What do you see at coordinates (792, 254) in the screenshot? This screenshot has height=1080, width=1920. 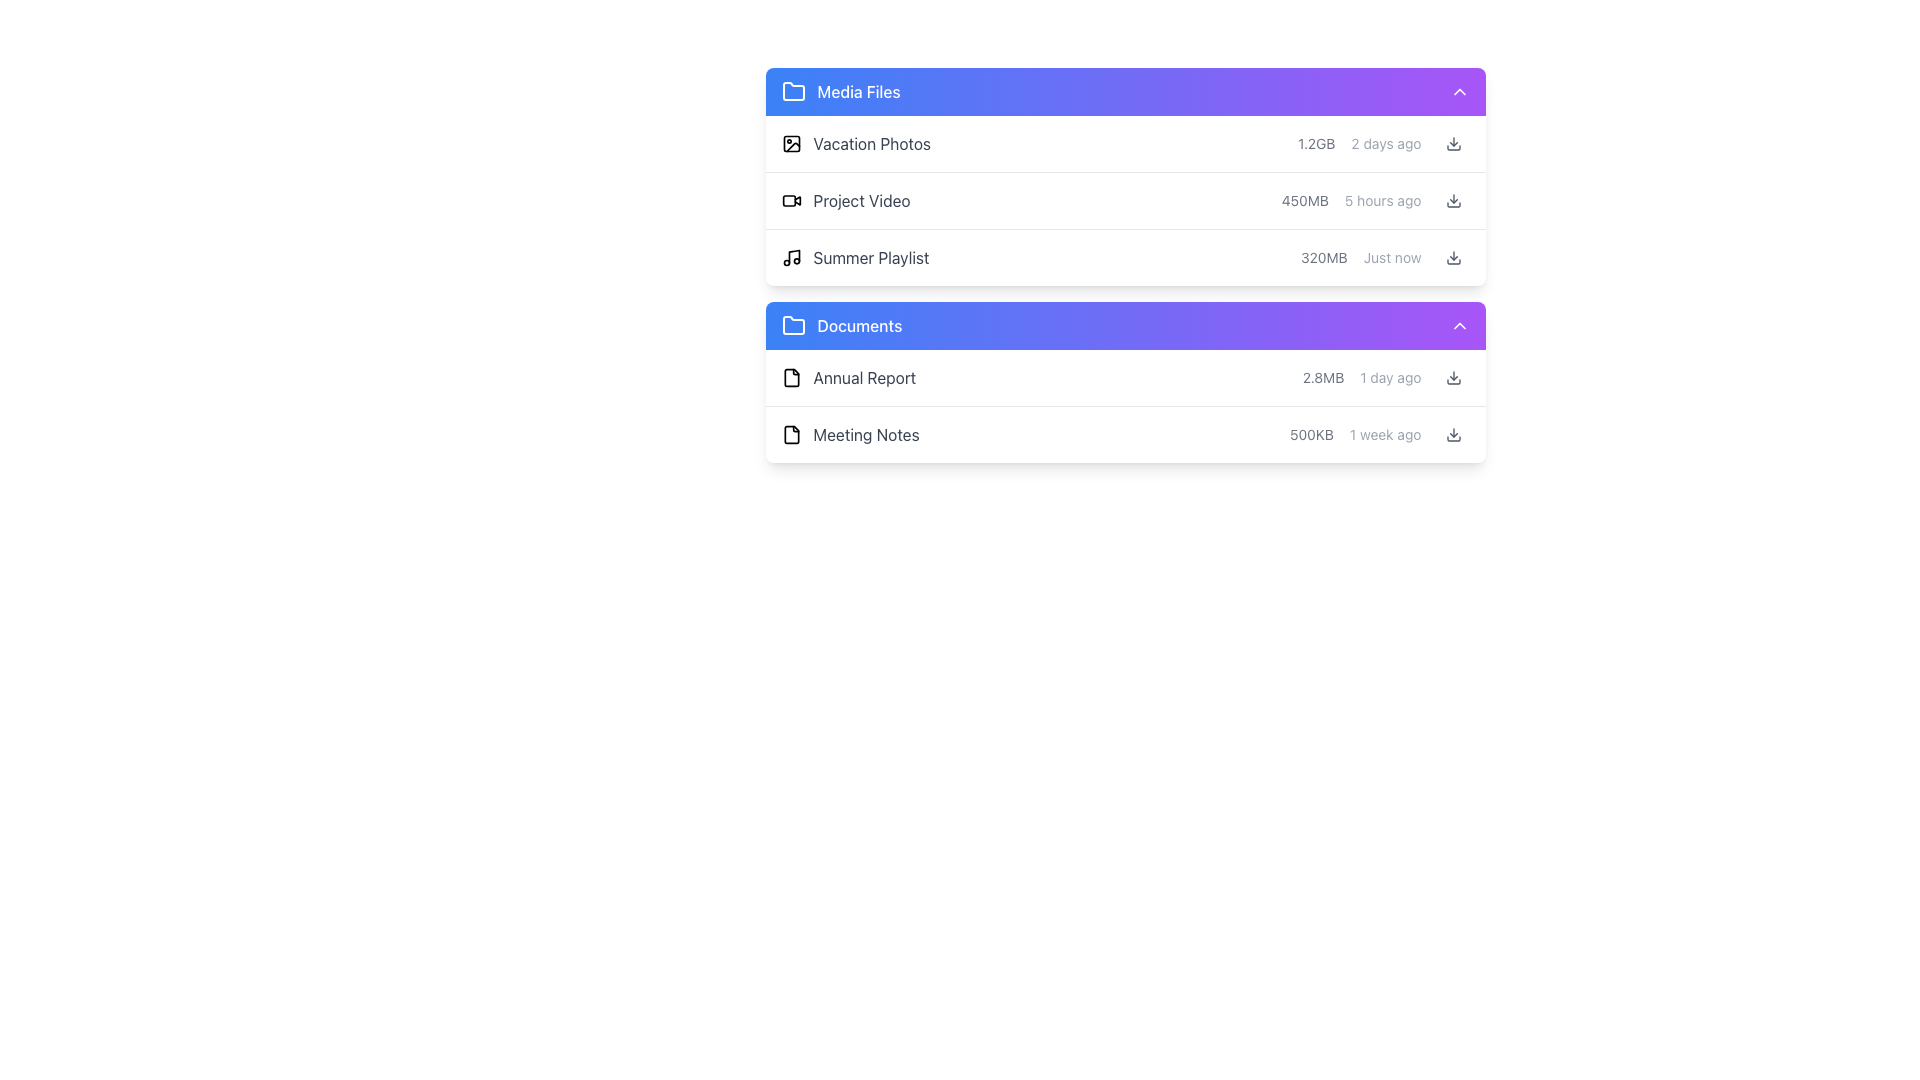 I see `the stem of the music note icon, which is part of the third item` at bounding box center [792, 254].